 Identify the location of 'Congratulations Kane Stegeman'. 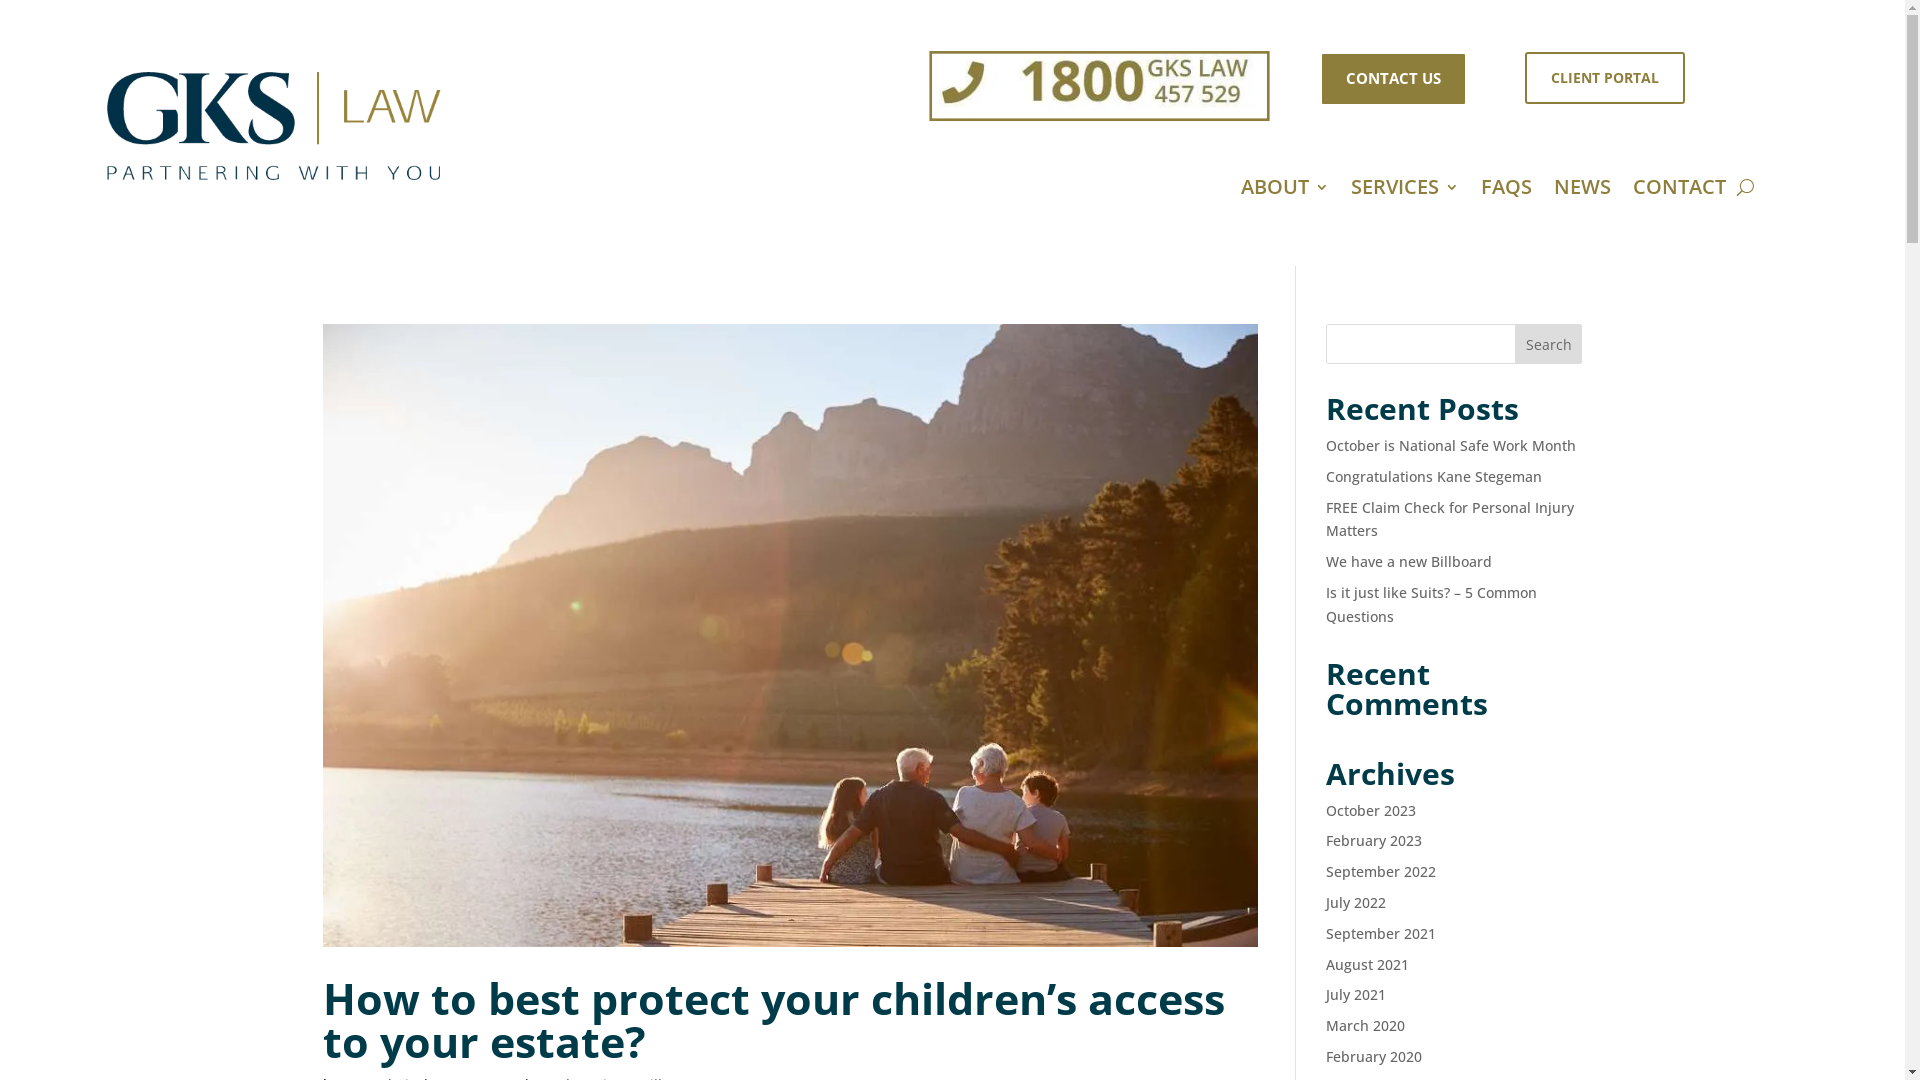
(1433, 476).